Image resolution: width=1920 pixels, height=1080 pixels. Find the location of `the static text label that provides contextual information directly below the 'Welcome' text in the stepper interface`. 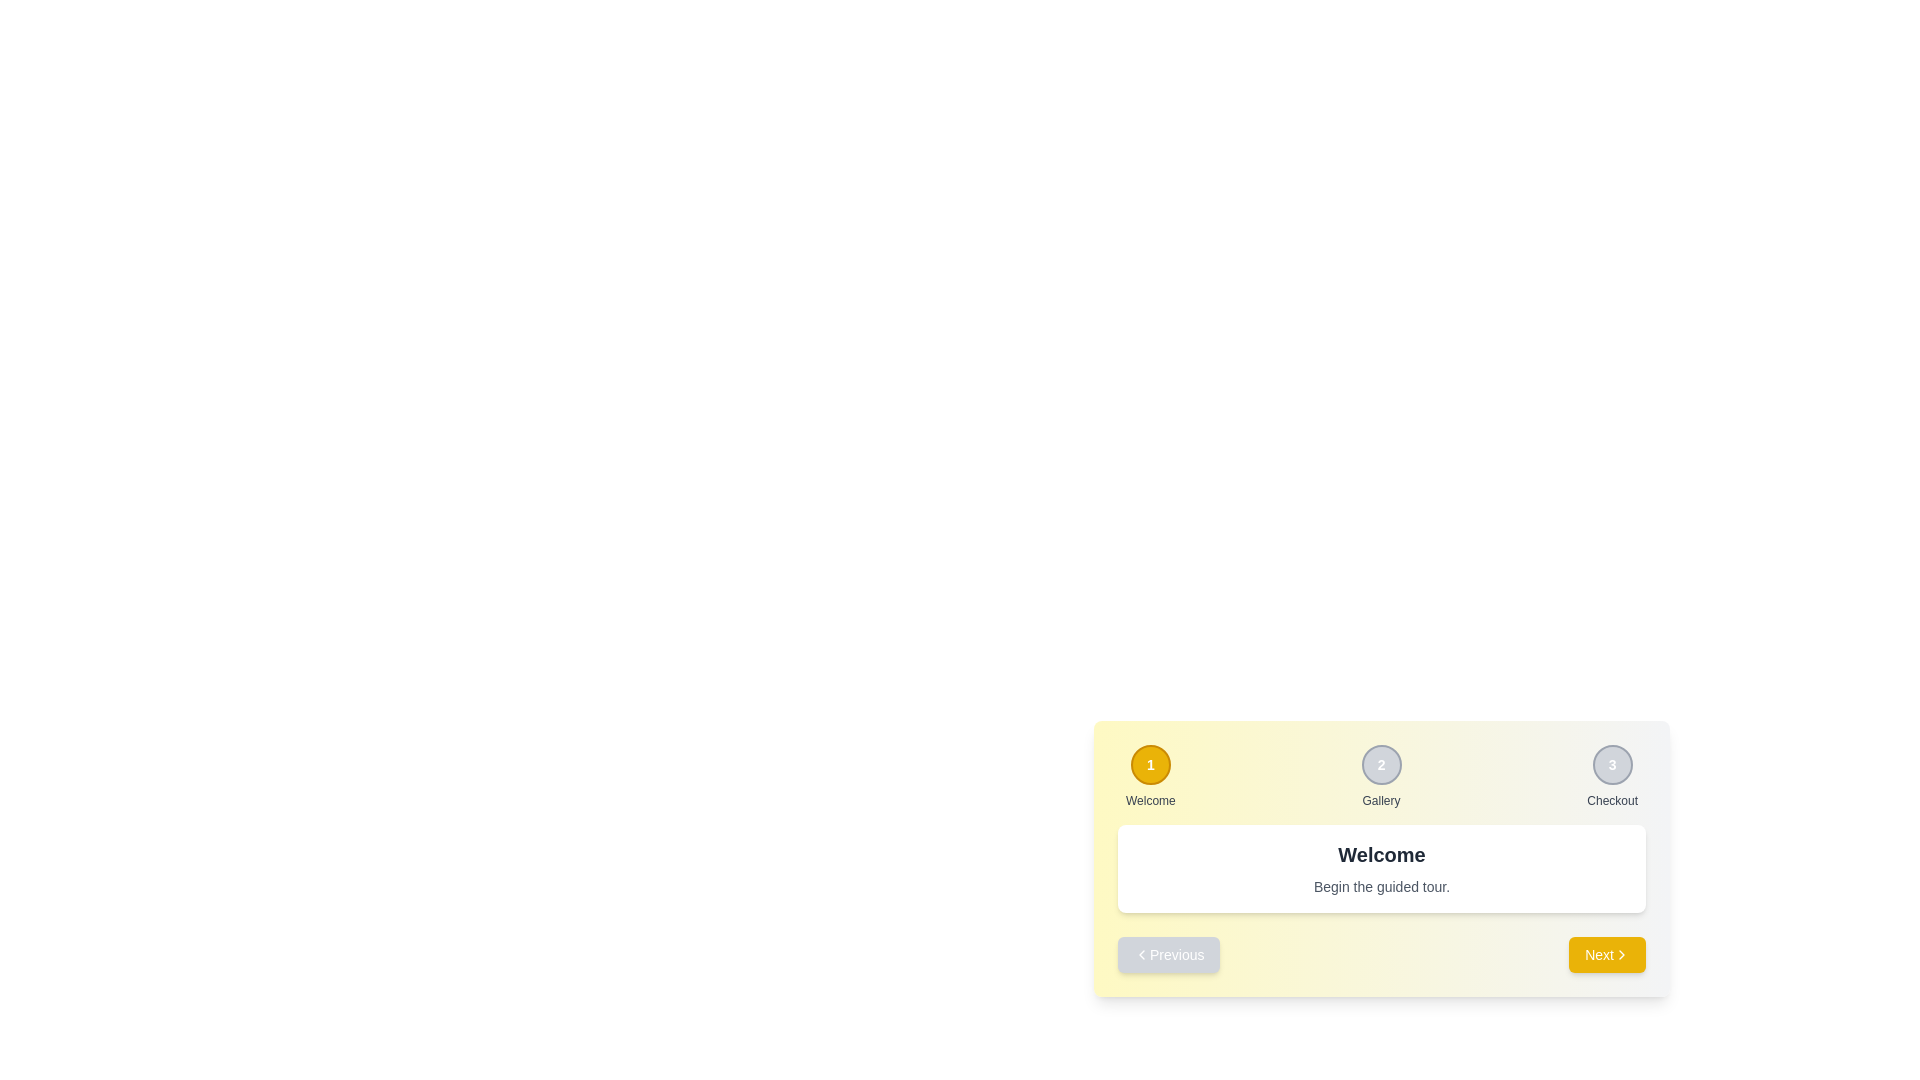

the static text label that provides contextual information directly below the 'Welcome' text in the stepper interface is located at coordinates (1381, 886).